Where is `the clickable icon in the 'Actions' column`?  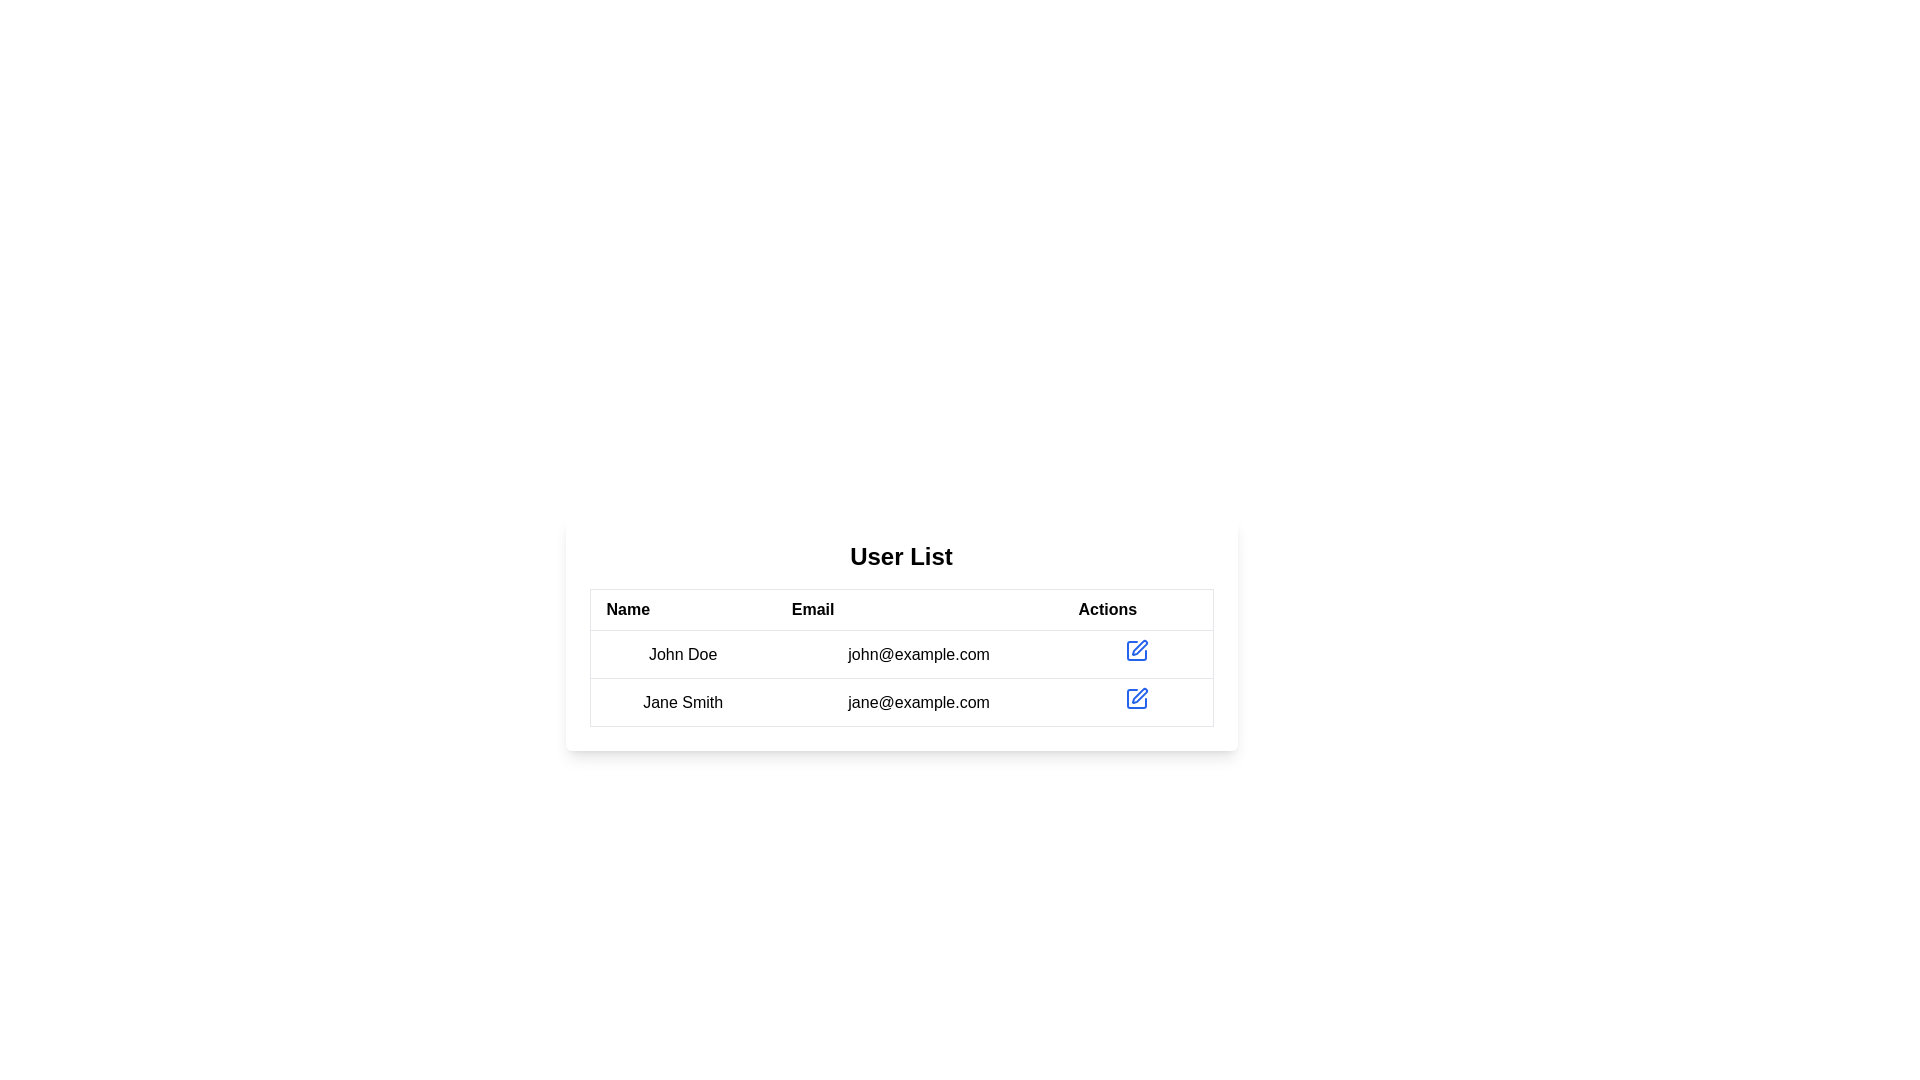 the clickable icon in the 'Actions' column is located at coordinates (1137, 697).